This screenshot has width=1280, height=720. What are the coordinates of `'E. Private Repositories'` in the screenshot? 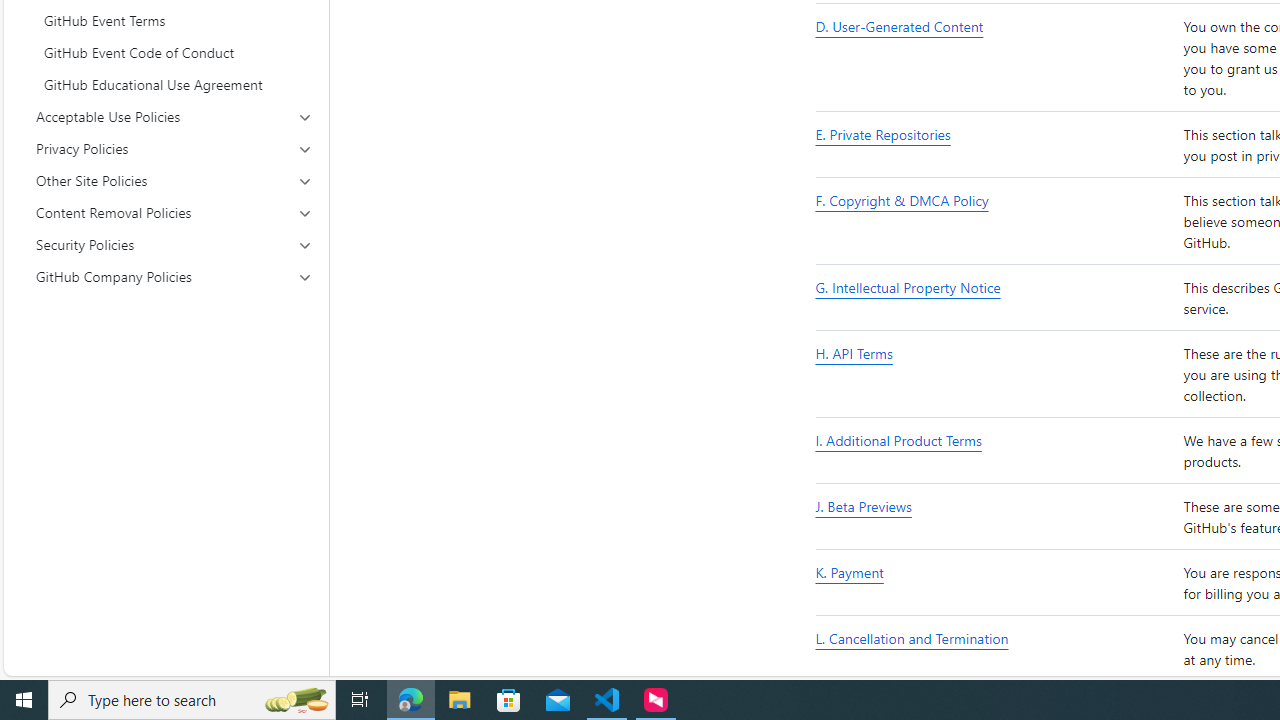 It's located at (995, 144).